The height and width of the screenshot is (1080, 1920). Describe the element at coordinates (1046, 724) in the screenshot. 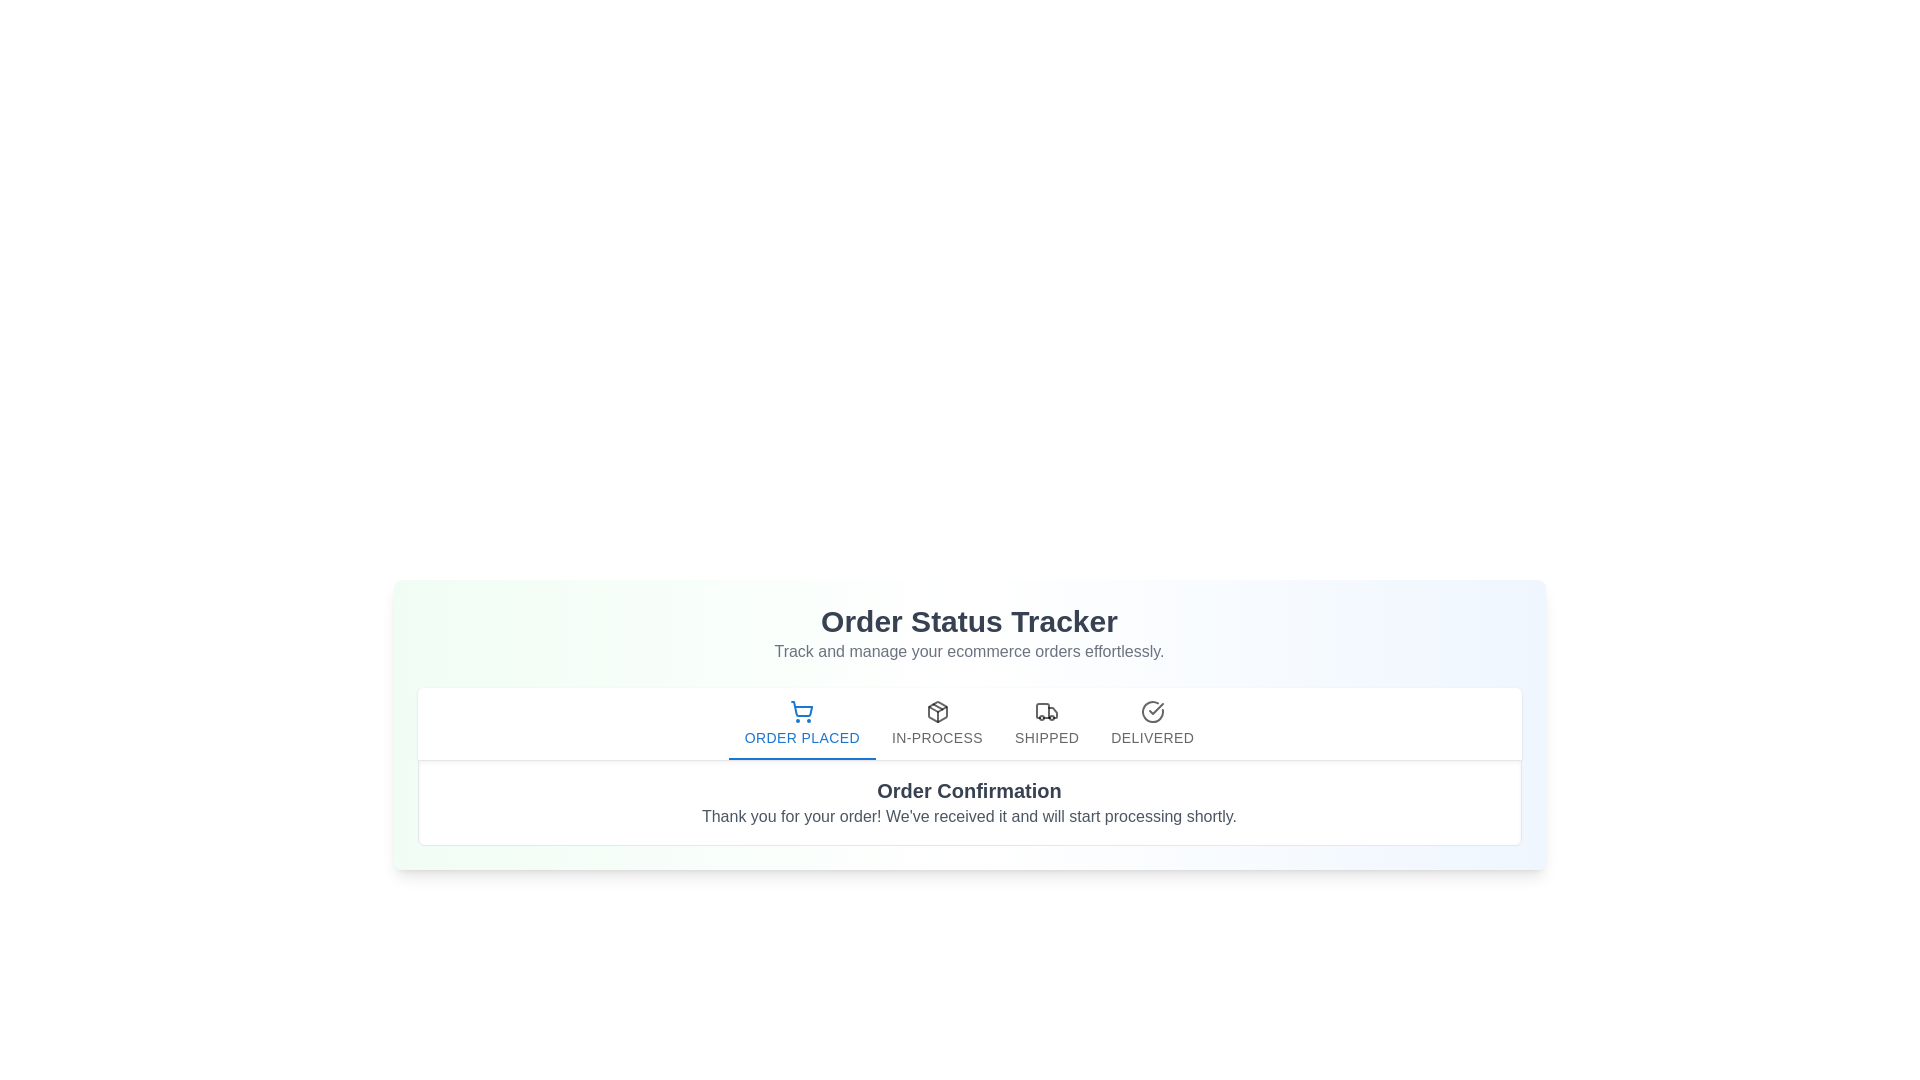

I see `the 'Shipped' tab in the 'Order Status Tabs' navigation bar` at that location.